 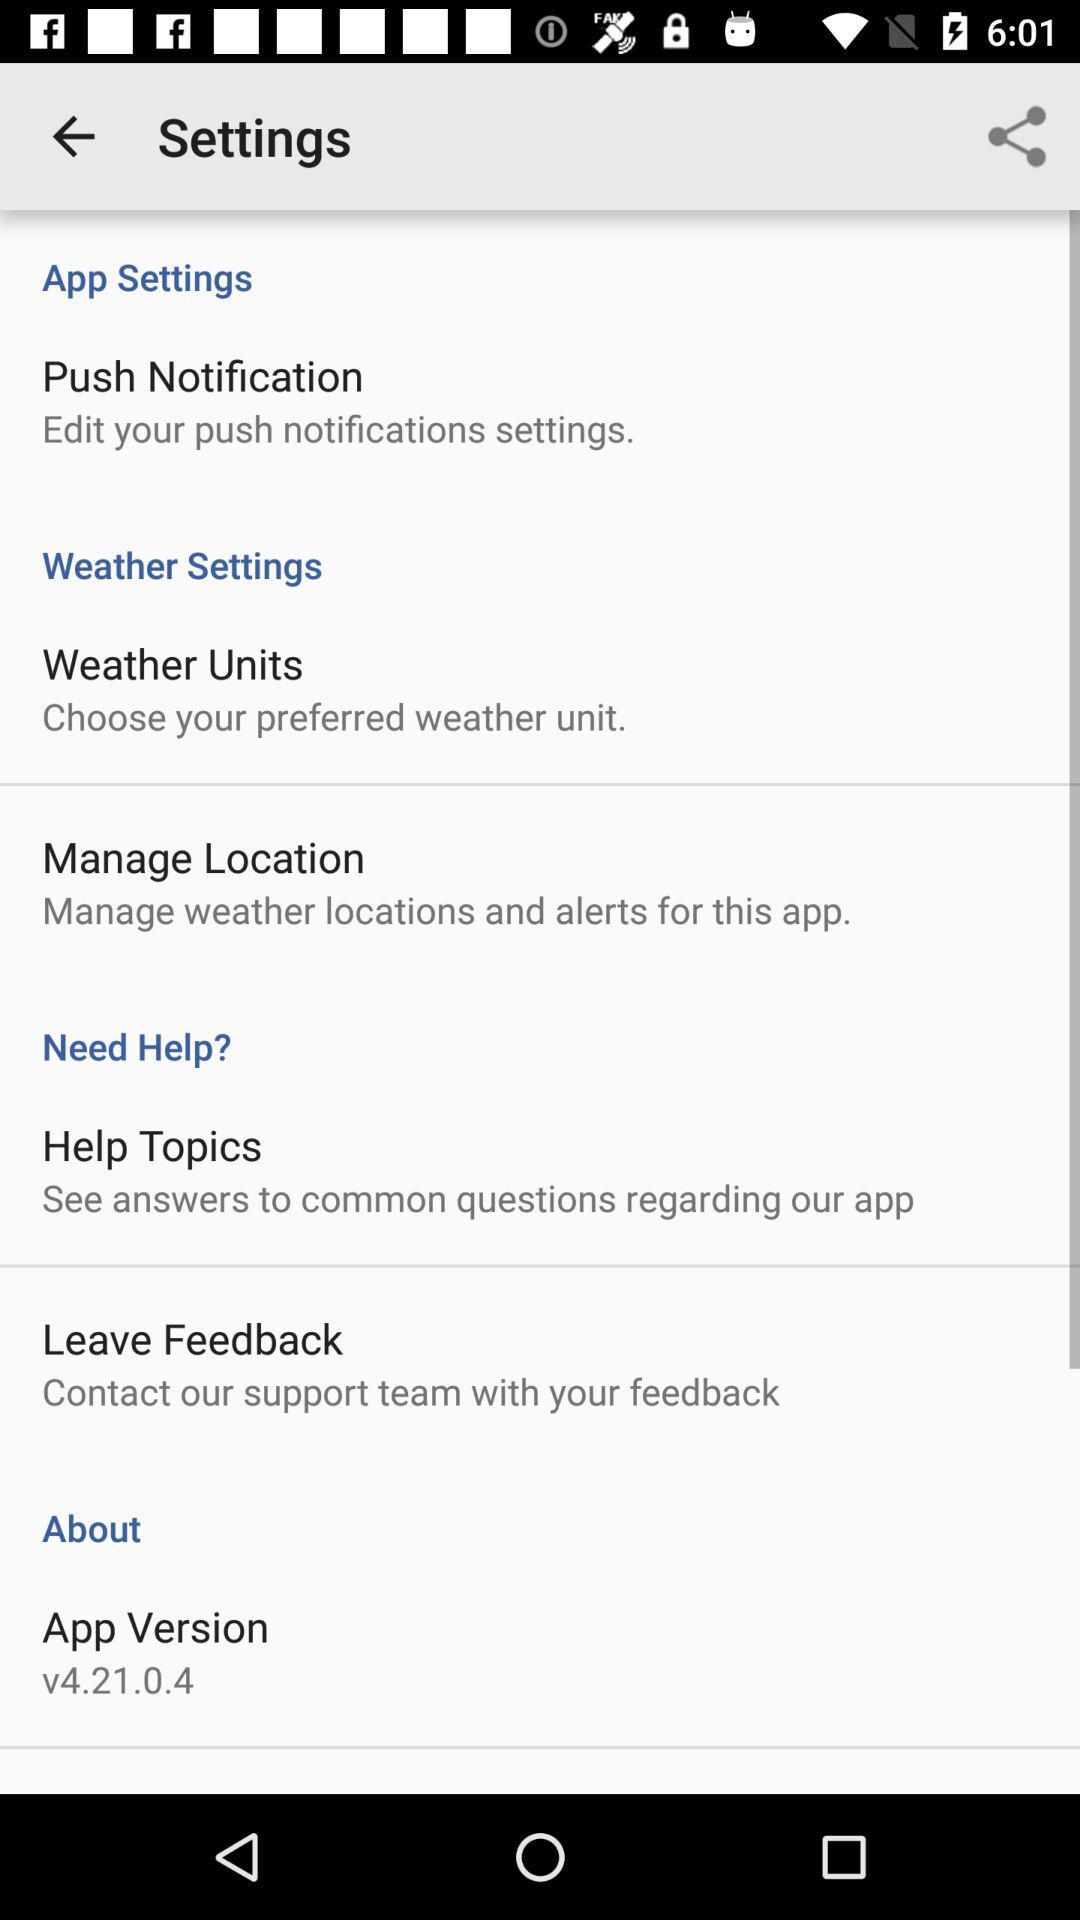 I want to click on item above the help topics icon, so click(x=540, y=1025).